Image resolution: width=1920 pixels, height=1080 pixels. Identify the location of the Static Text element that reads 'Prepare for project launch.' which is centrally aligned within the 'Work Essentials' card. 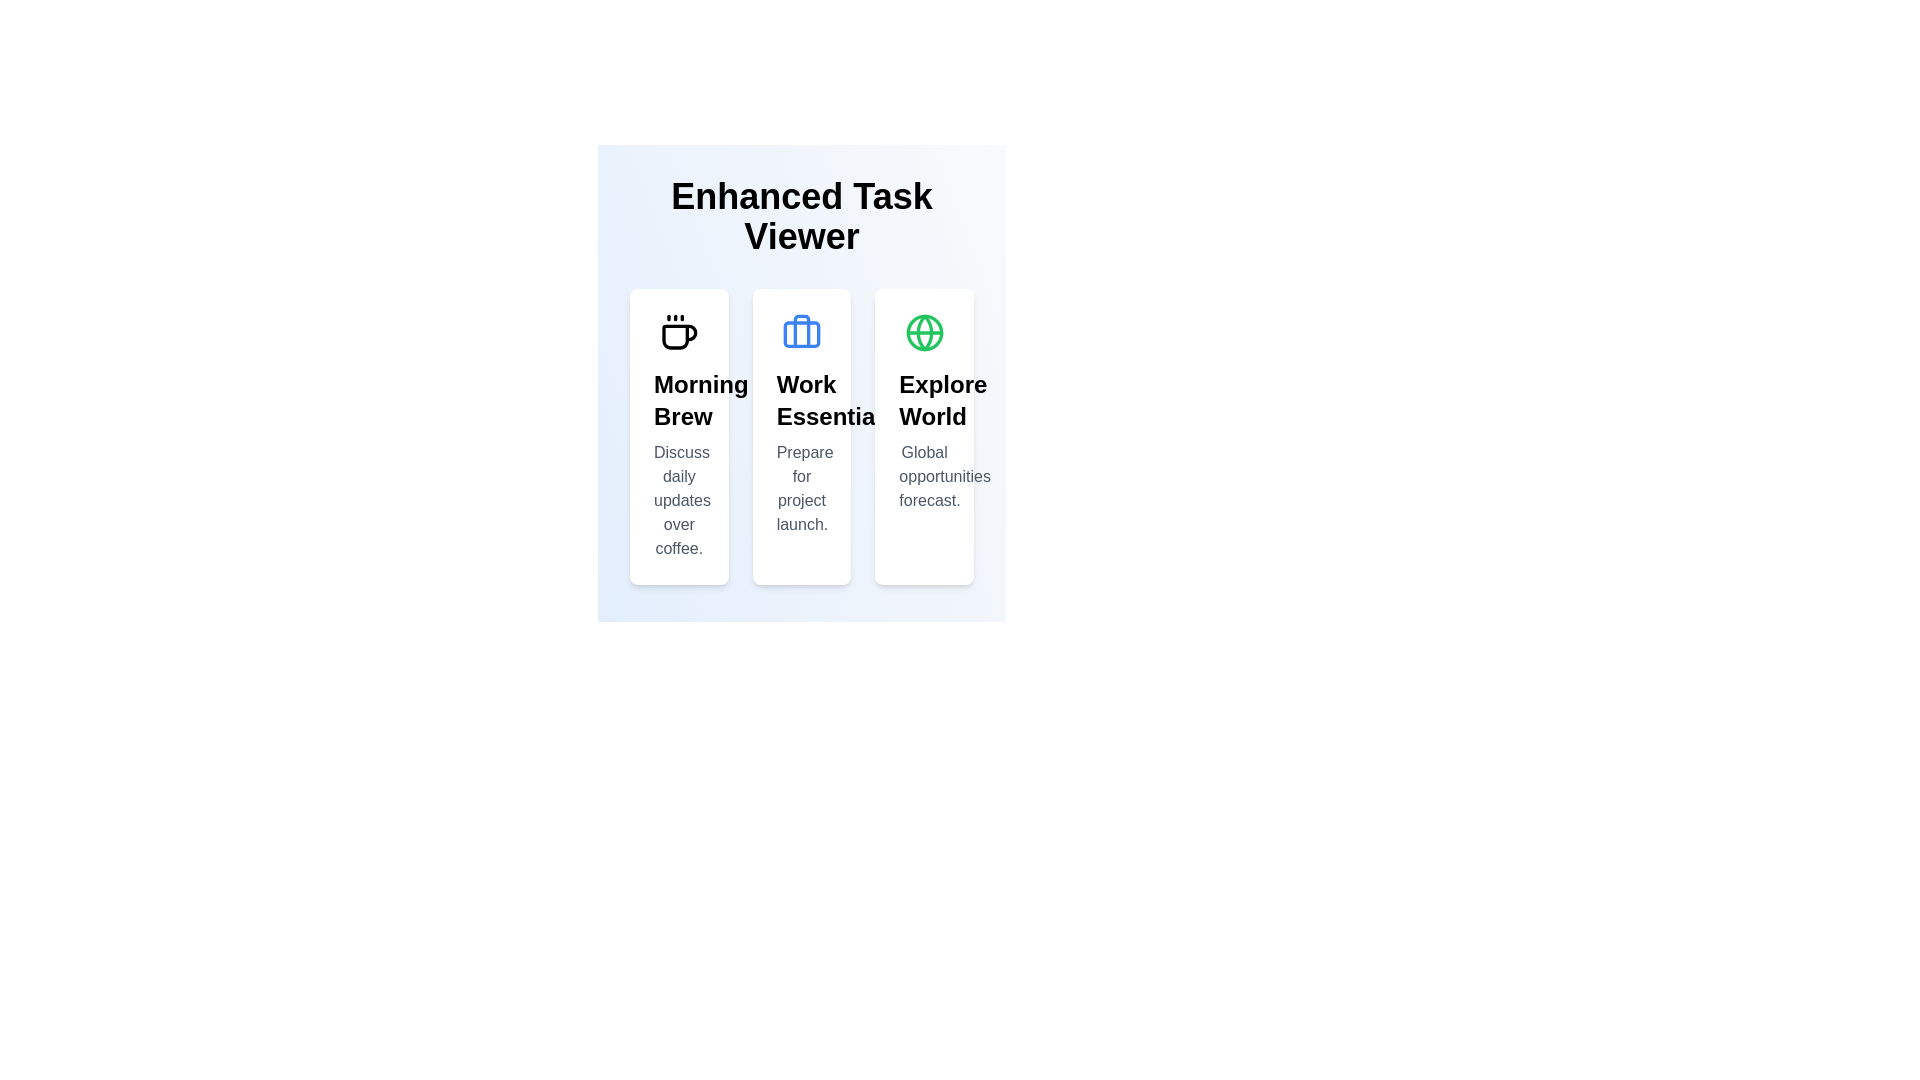
(801, 489).